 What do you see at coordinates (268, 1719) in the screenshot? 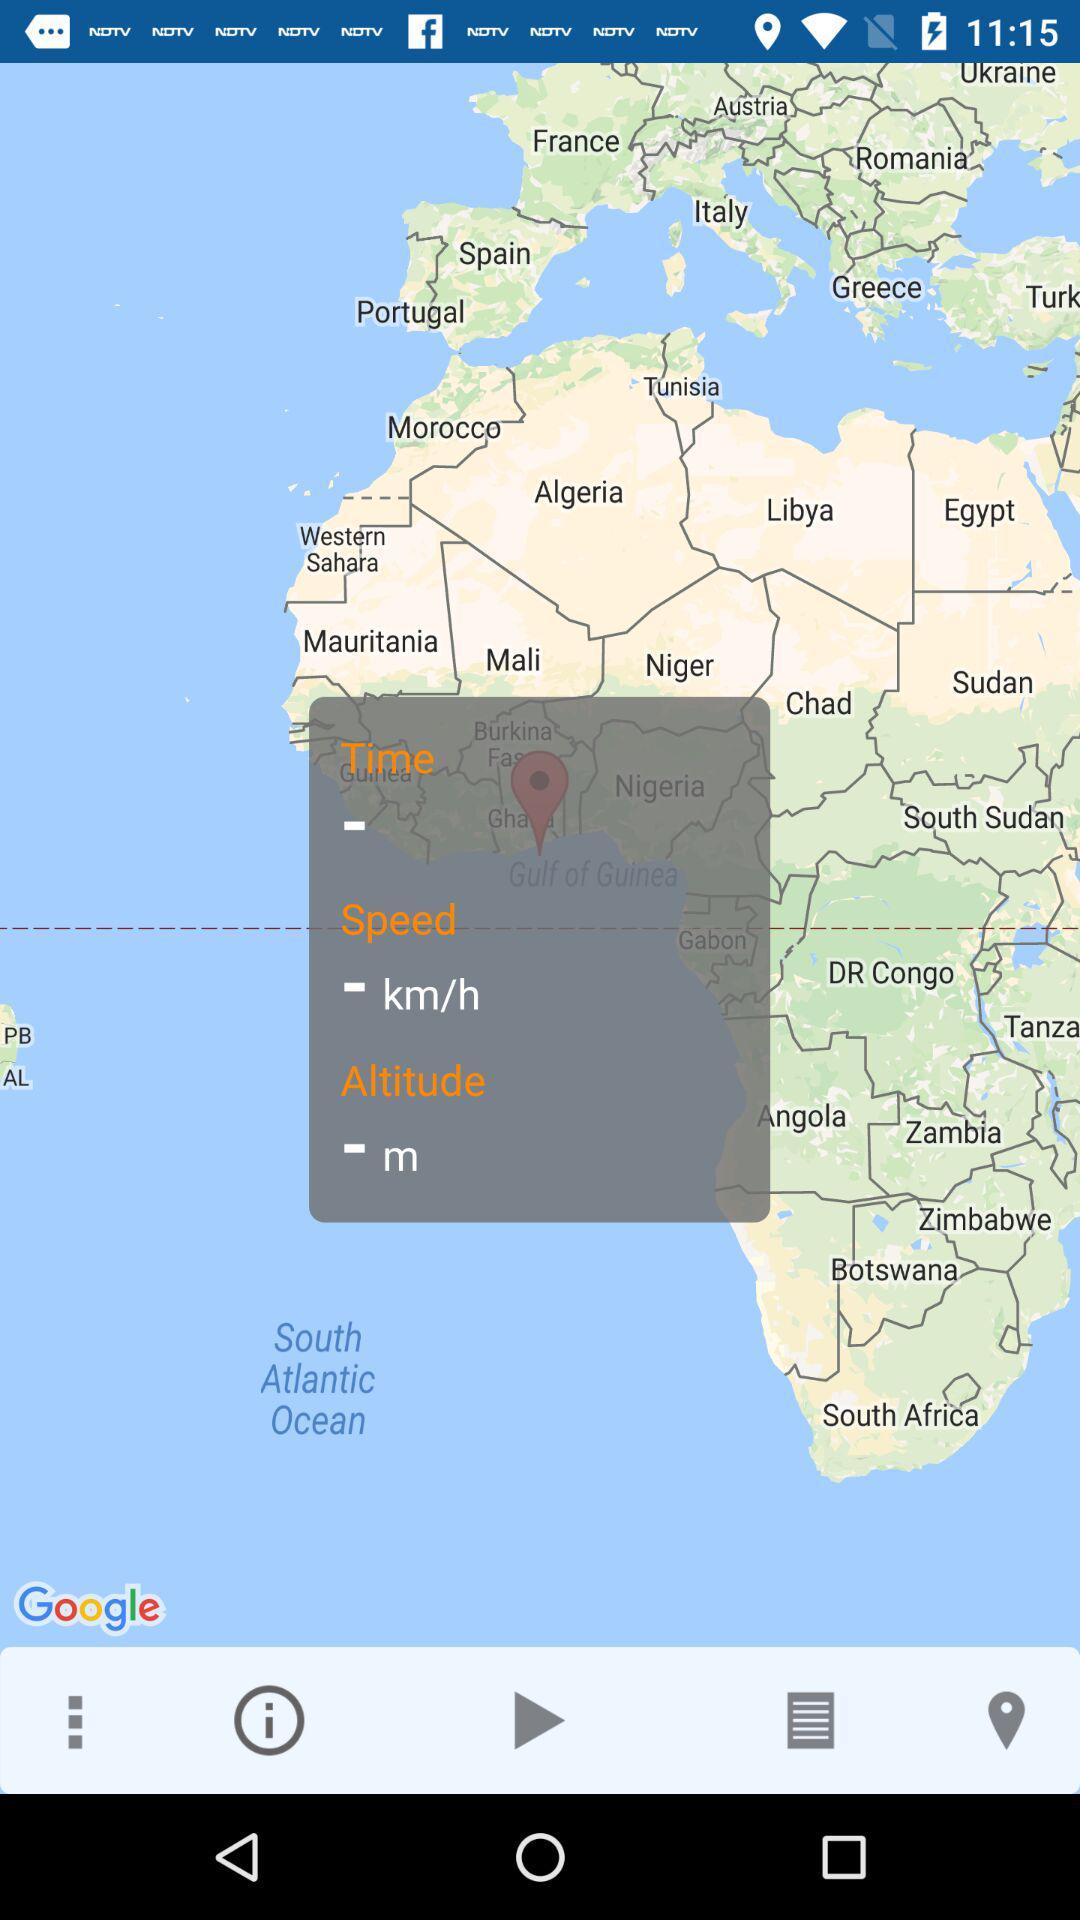
I see `icon below the -` at bounding box center [268, 1719].